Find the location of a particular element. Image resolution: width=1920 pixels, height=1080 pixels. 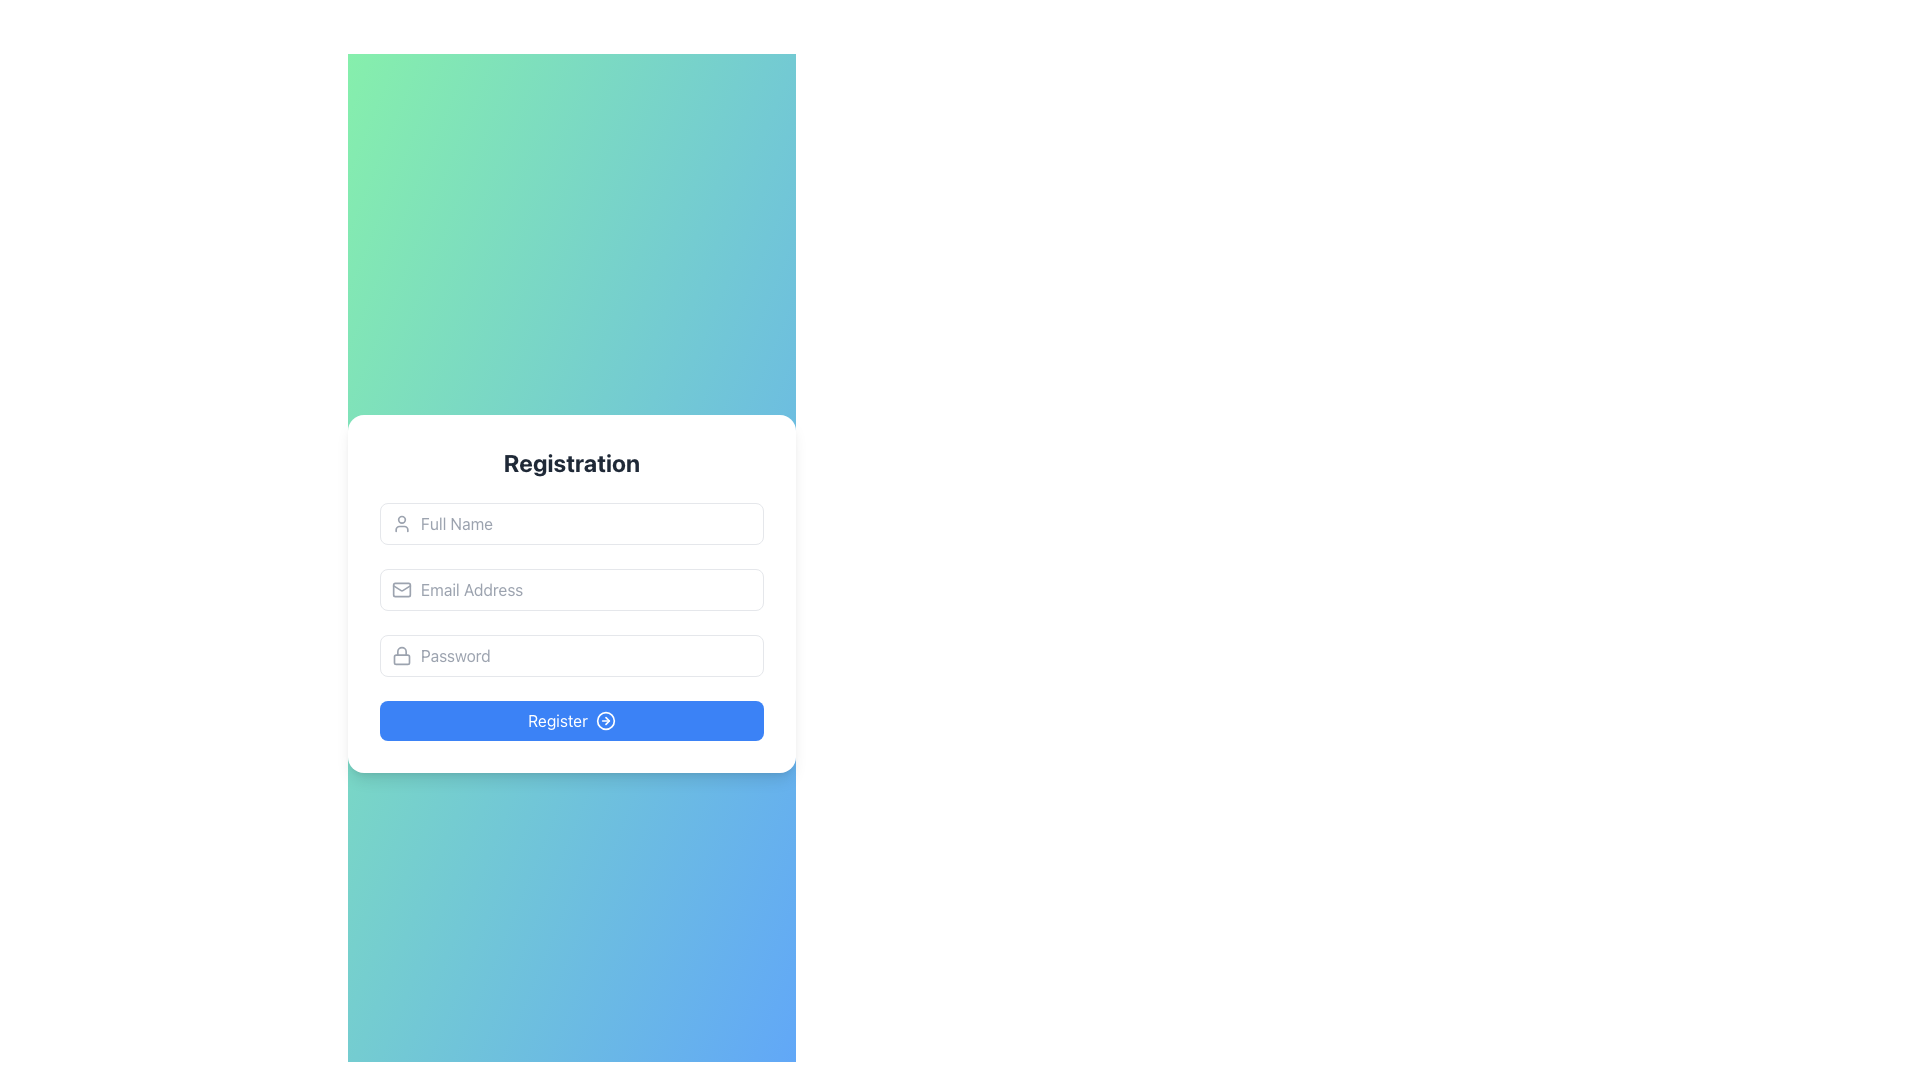

the interactive icon located to the right of the 'Register' text within the blue button is located at coordinates (604, 721).